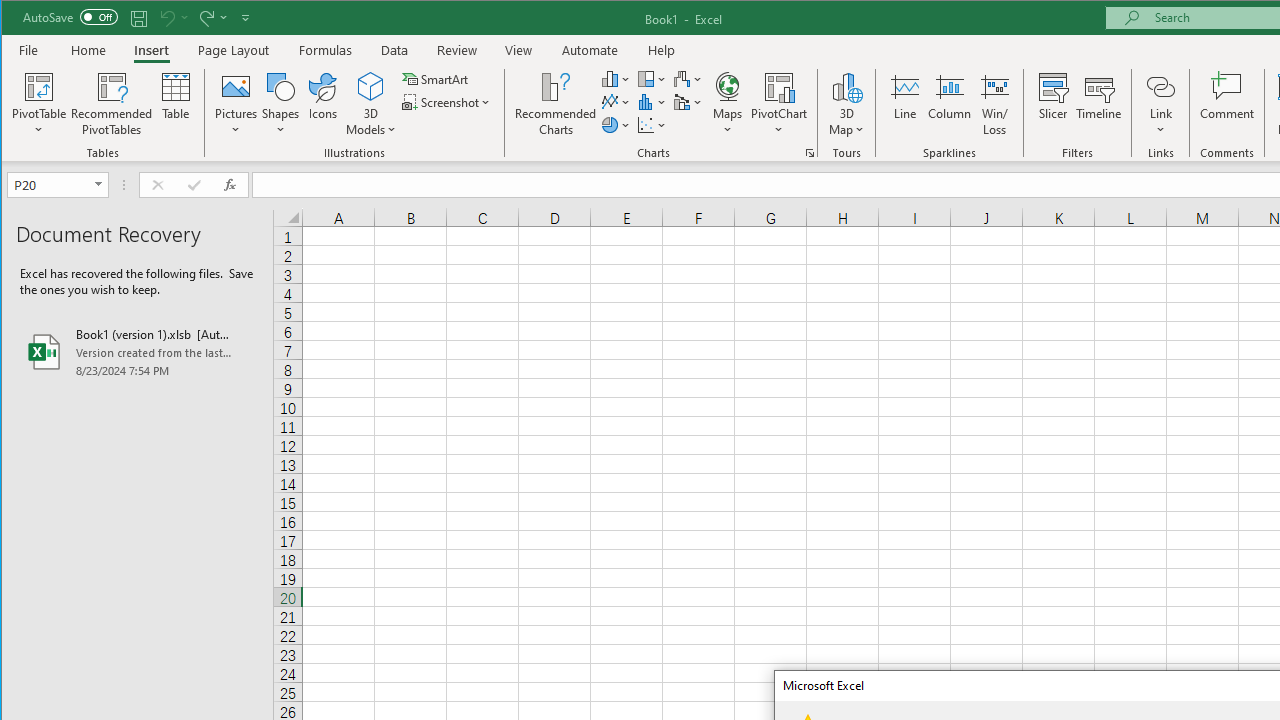 This screenshot has width=1280, height=720. I want to click on 'Insert Column or Bar Chart', so click(615, 78).